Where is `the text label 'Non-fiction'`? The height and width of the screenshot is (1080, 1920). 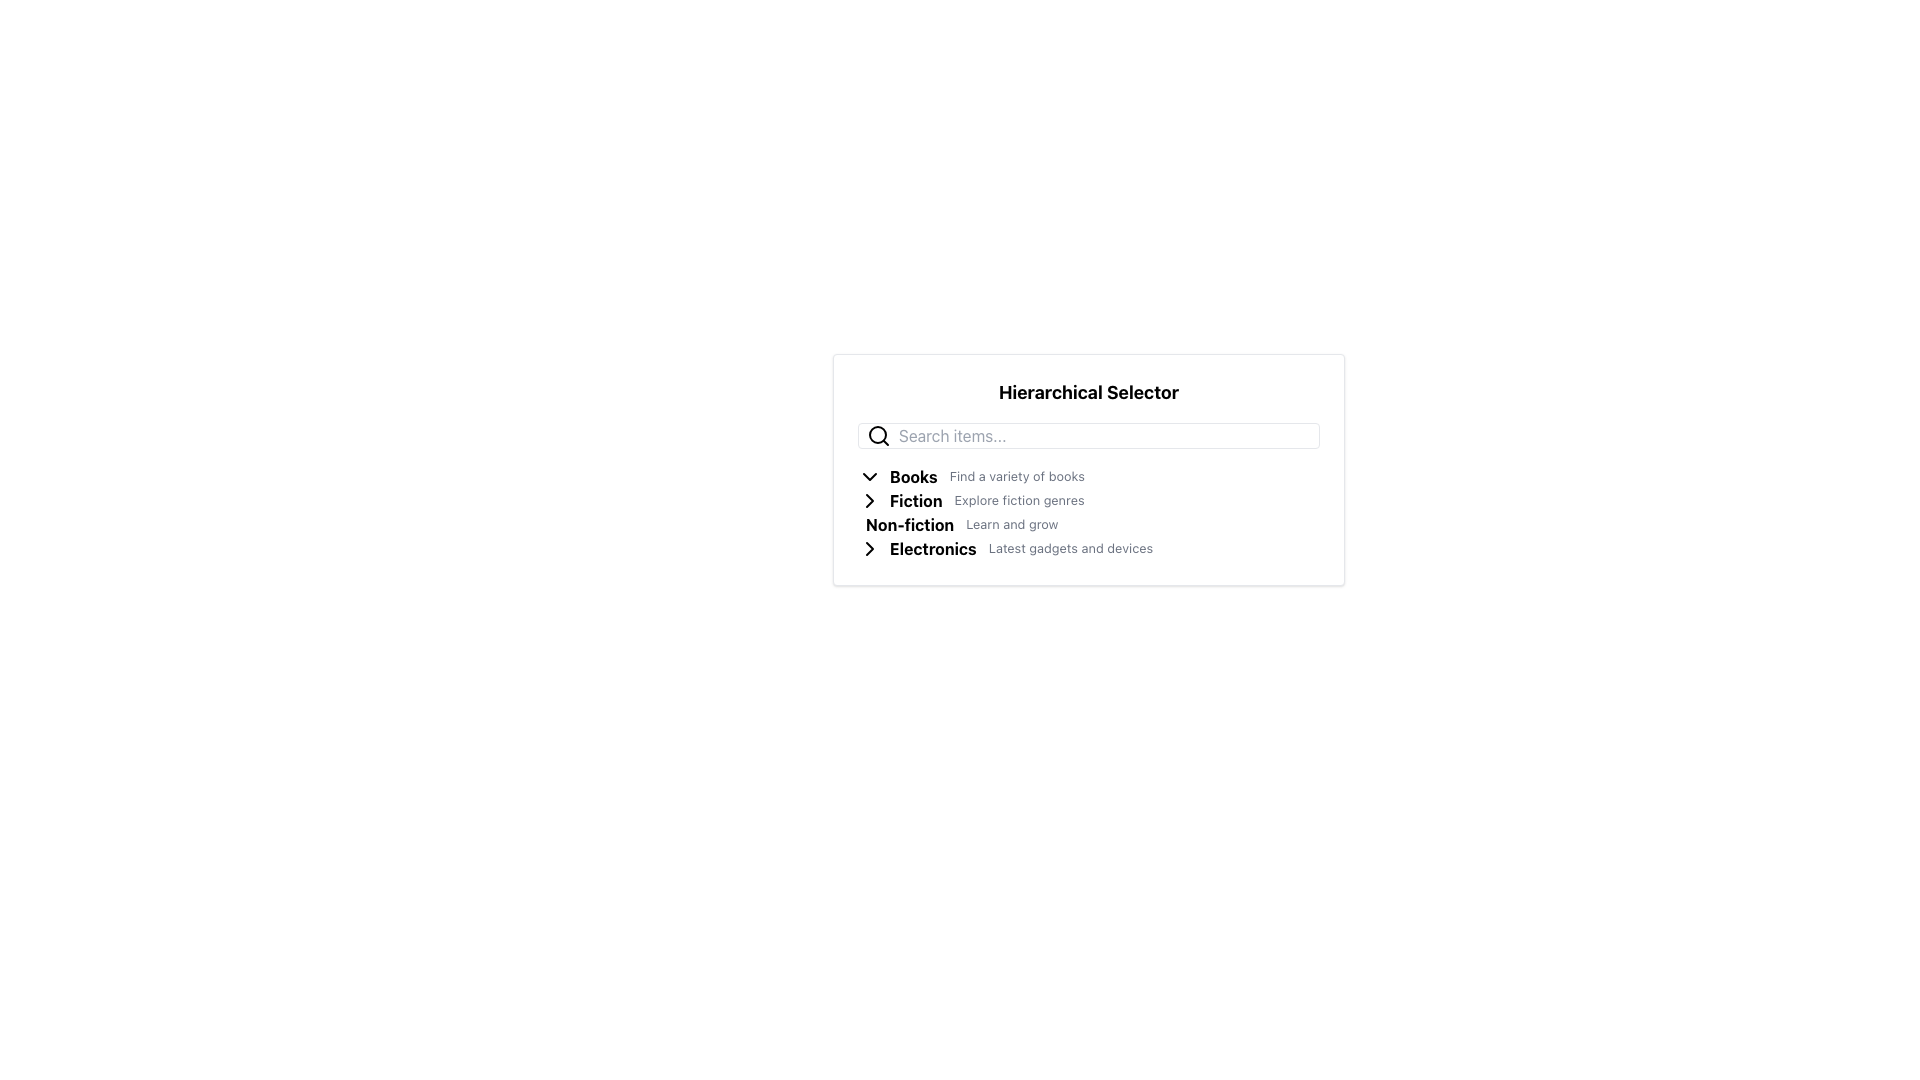 the text label 'Non-fiction' is located at coordinates (909, 523).